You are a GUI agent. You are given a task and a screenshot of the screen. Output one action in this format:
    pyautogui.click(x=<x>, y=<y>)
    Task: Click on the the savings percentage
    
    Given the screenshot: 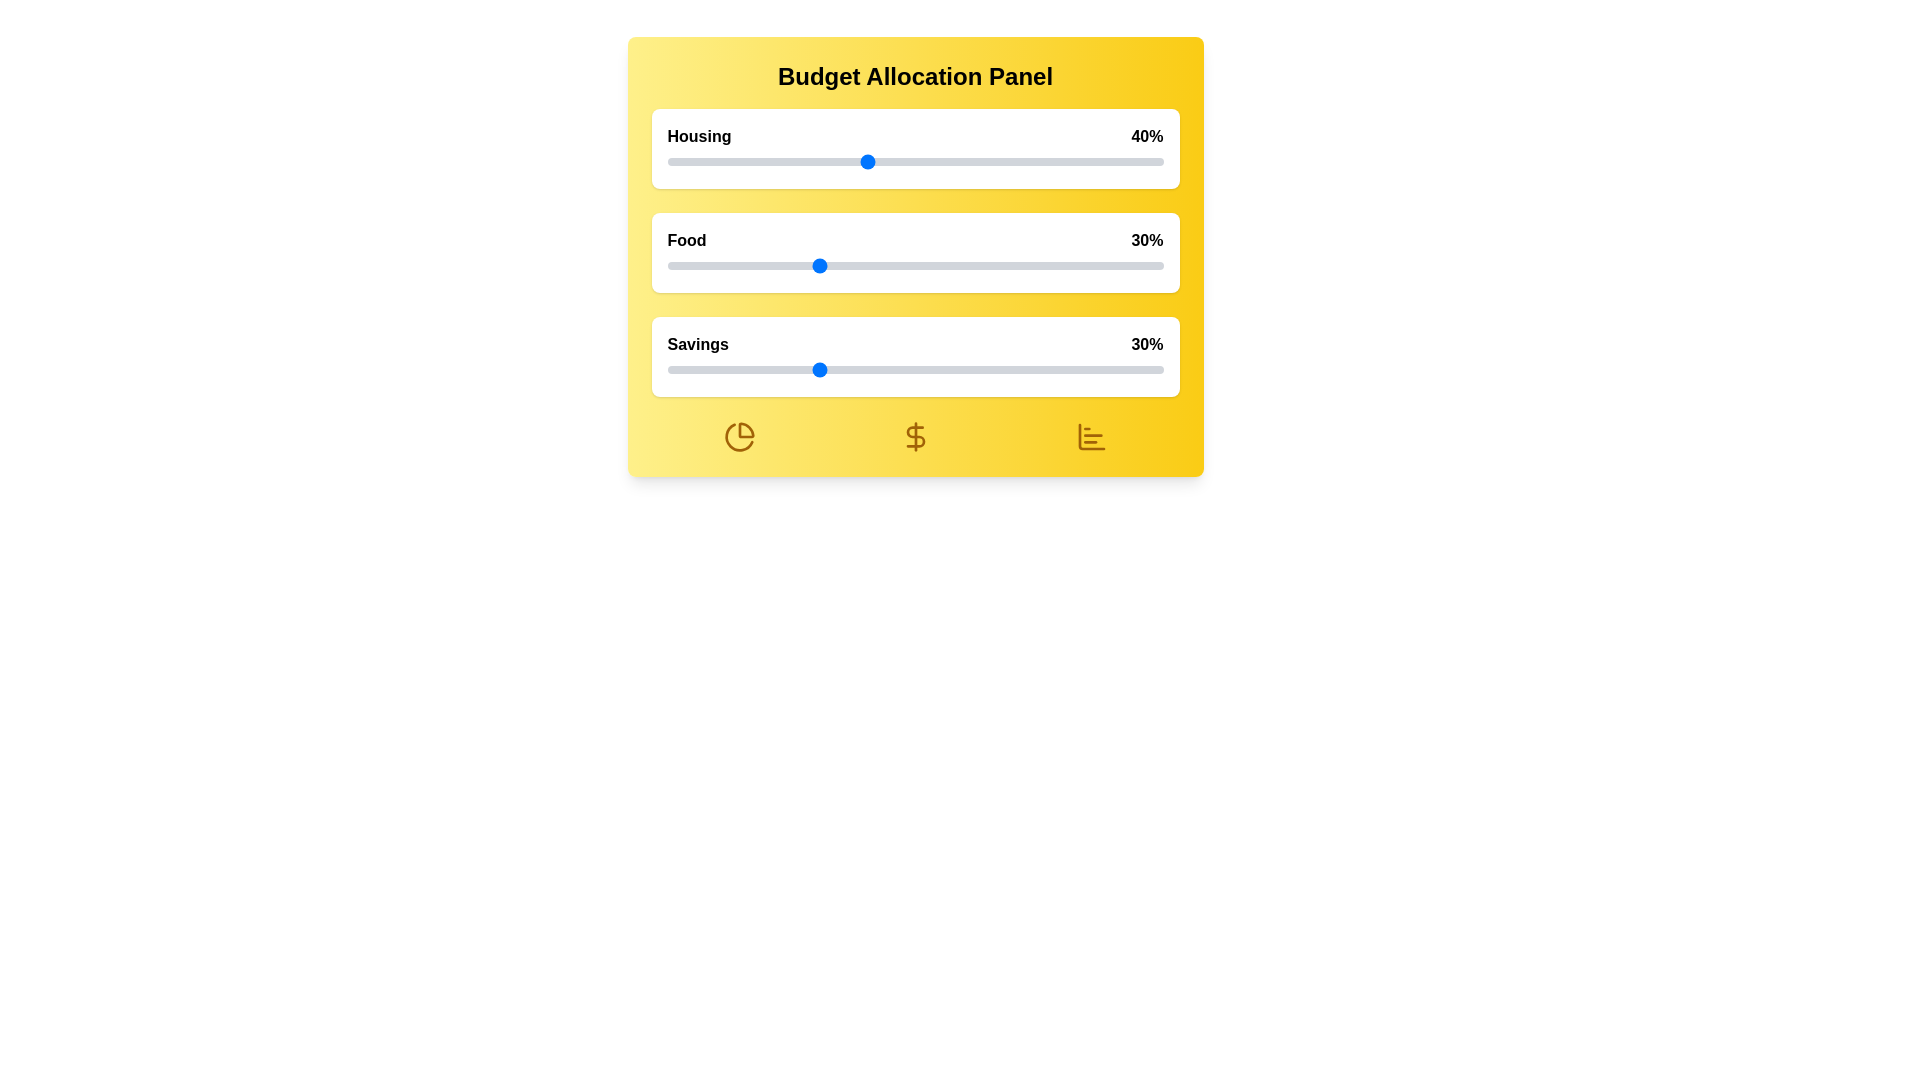 What is the action you would take?
    pyautogui.click(x=1014, y=370)
    